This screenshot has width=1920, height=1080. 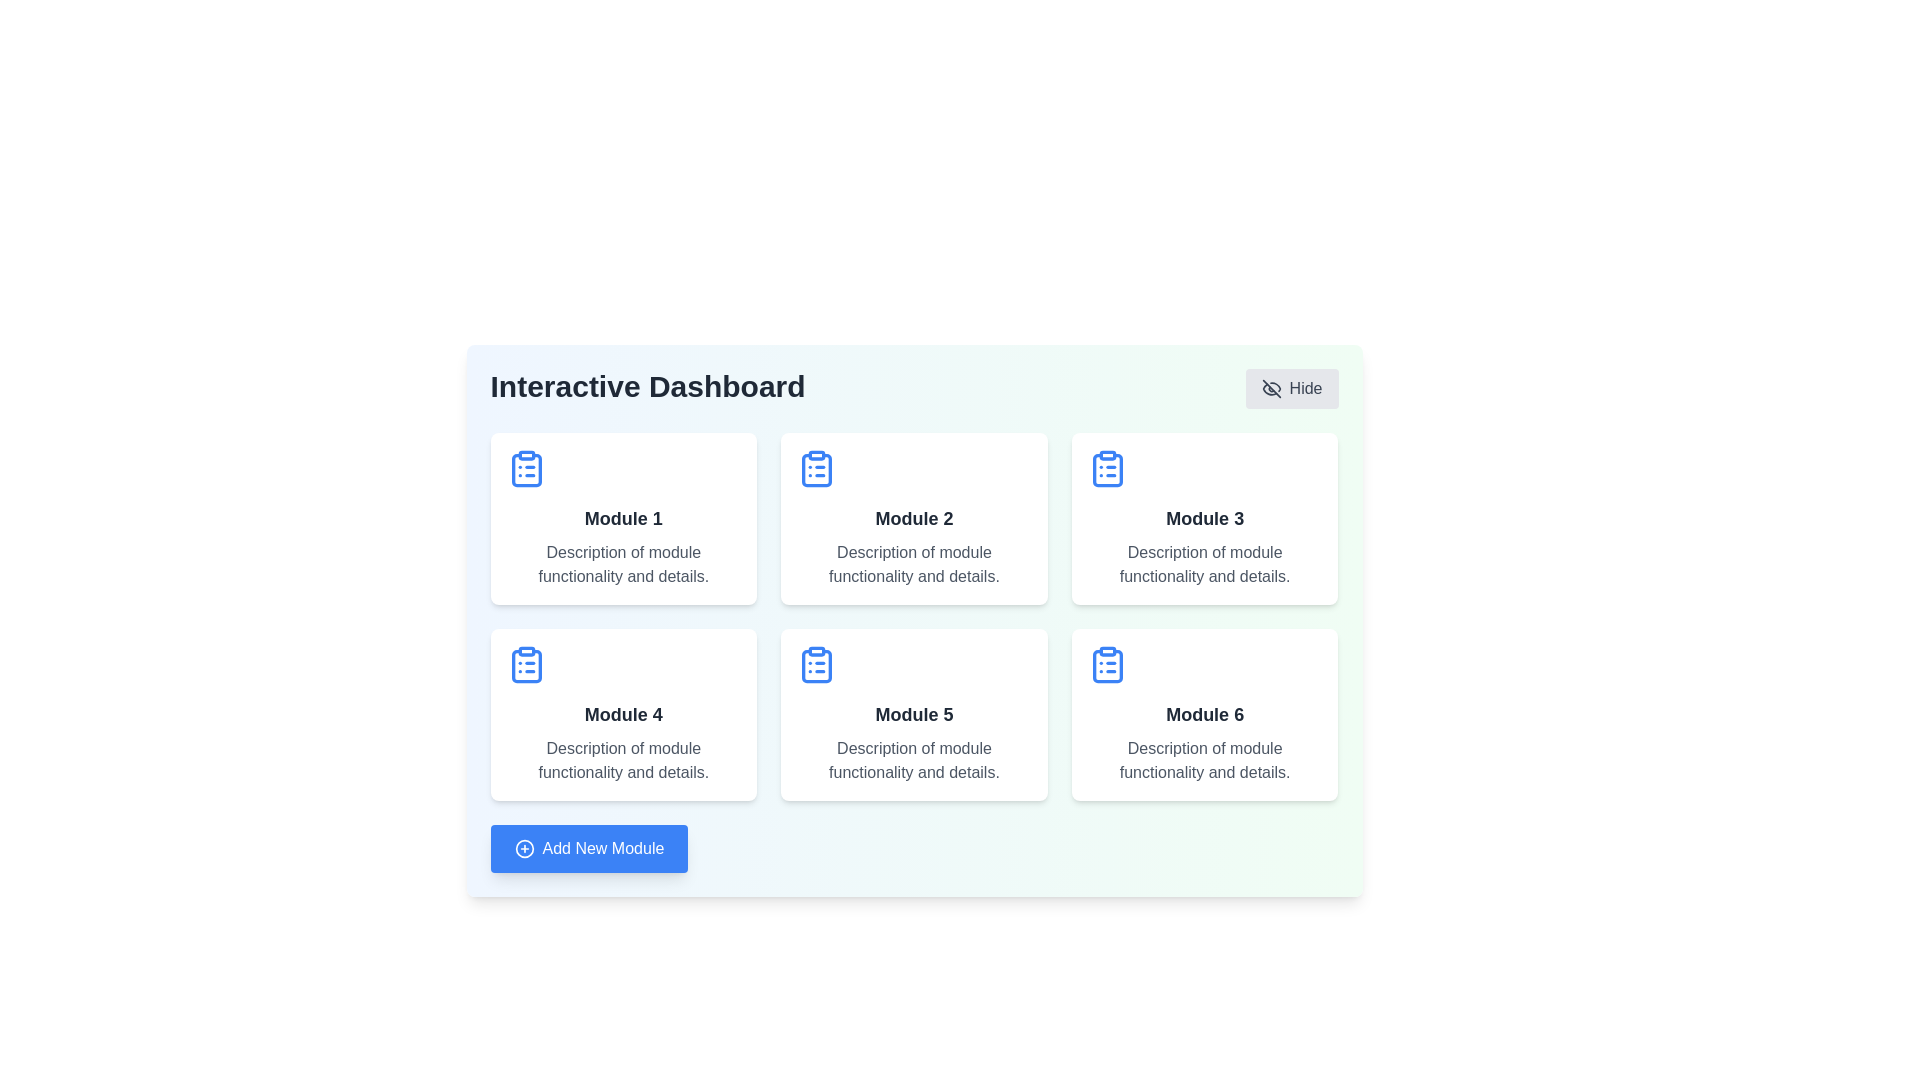 What do you see at coordinates (1270, 389) in the screenshot?
I see `the crossed-out eye icon, which is located within the gray 'Hide' button at the top-right corner of the interface` at bounding box center [1270, 389].